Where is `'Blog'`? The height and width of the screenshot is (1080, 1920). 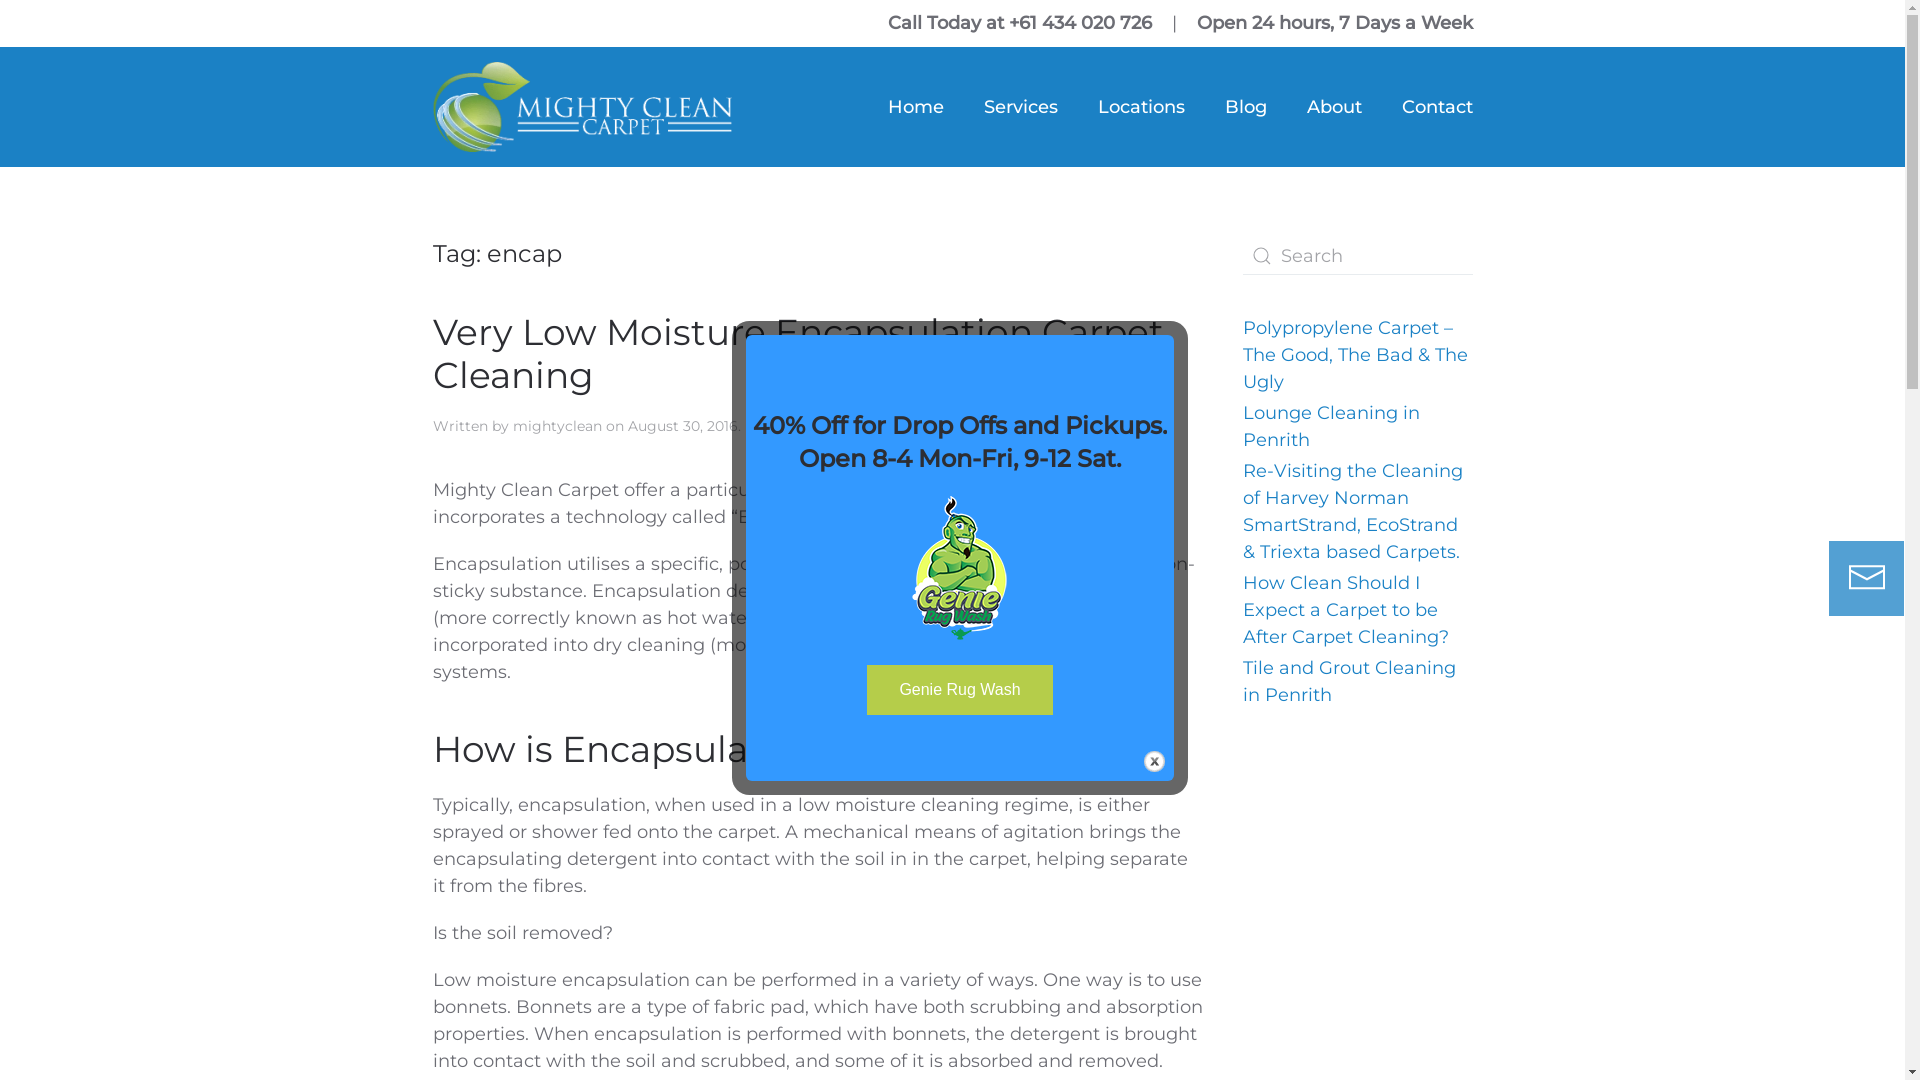
'Blog' is located at coordinates (1243, 107).